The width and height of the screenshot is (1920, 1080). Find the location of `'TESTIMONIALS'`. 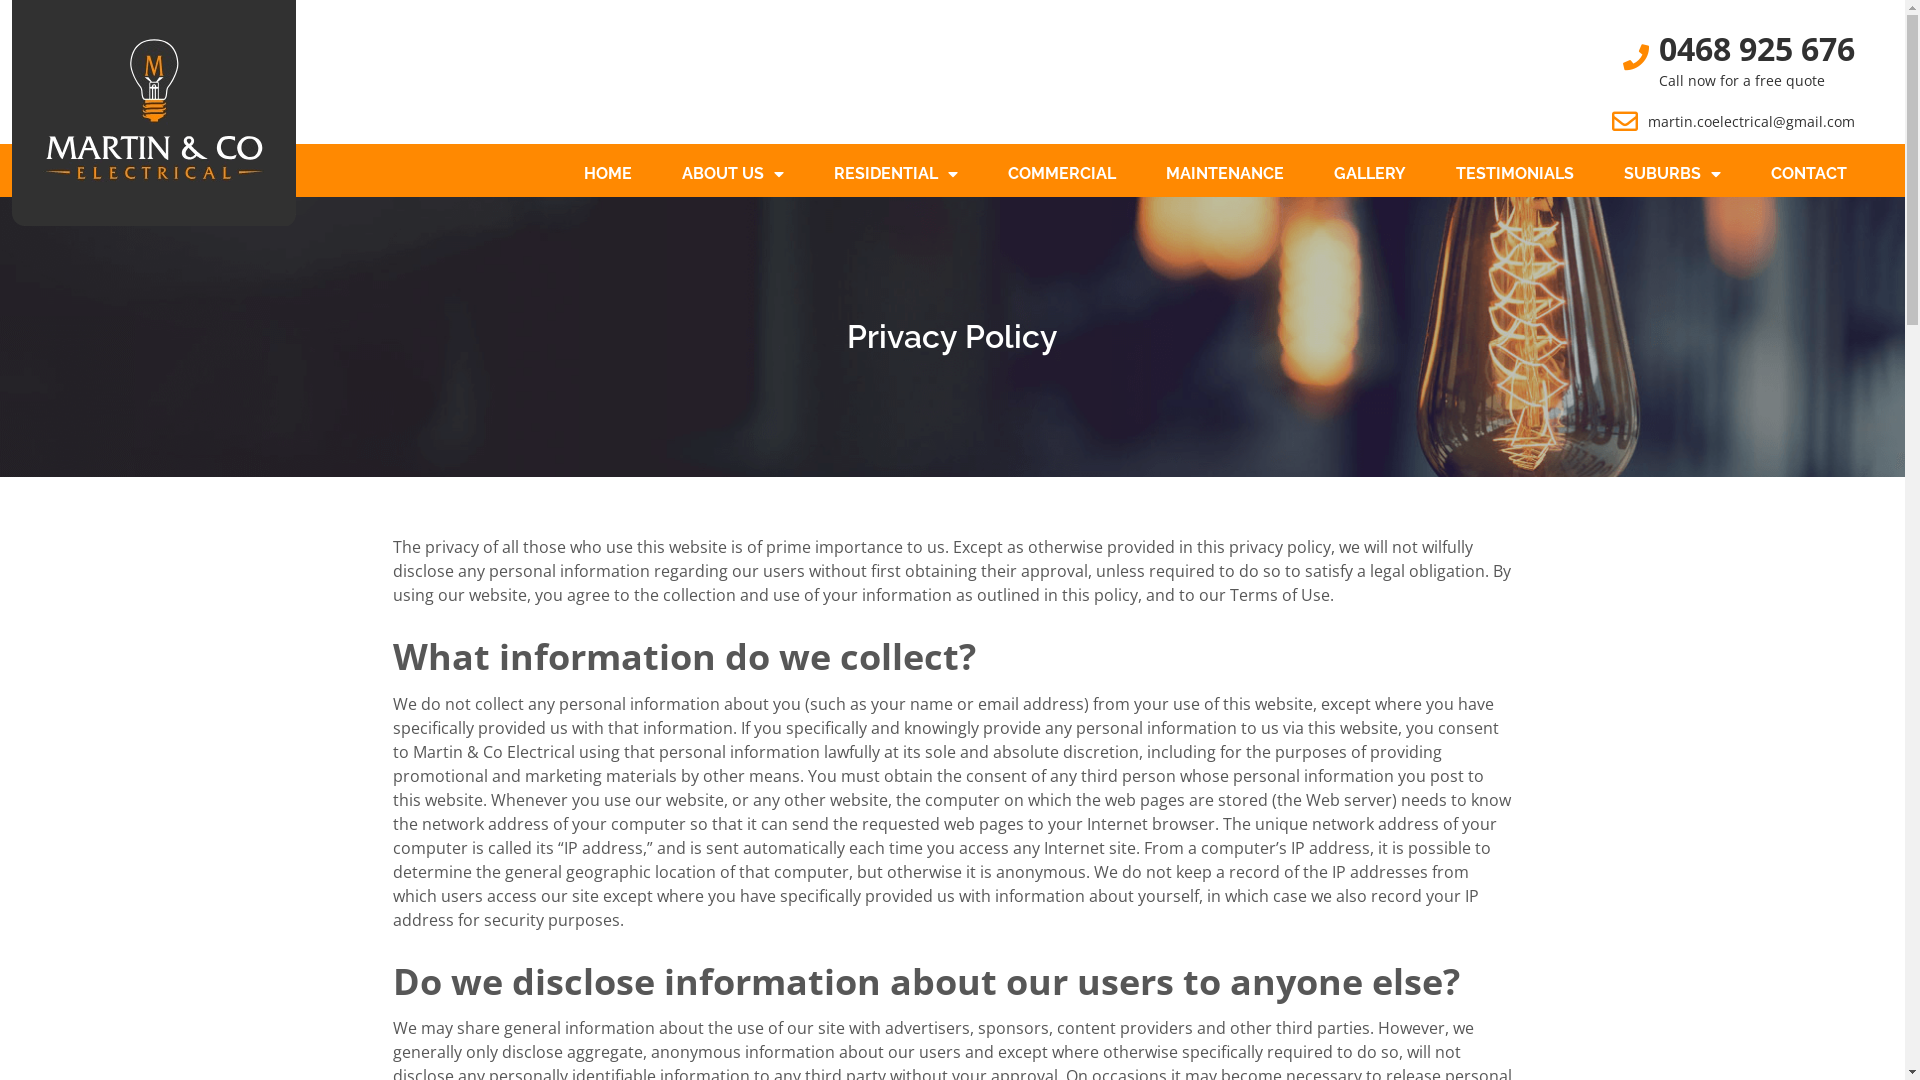

'TESTIMONIALS' is located at coordinates (1515, 172).